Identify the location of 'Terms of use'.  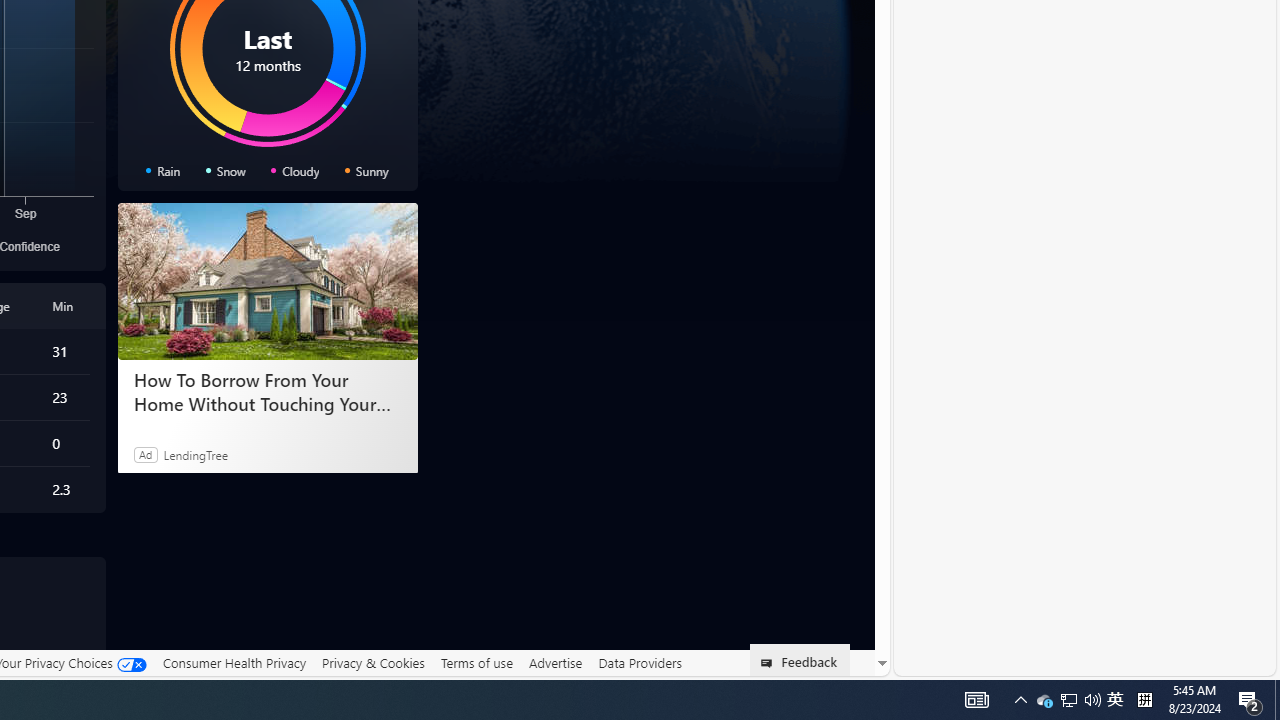
(475, 663).